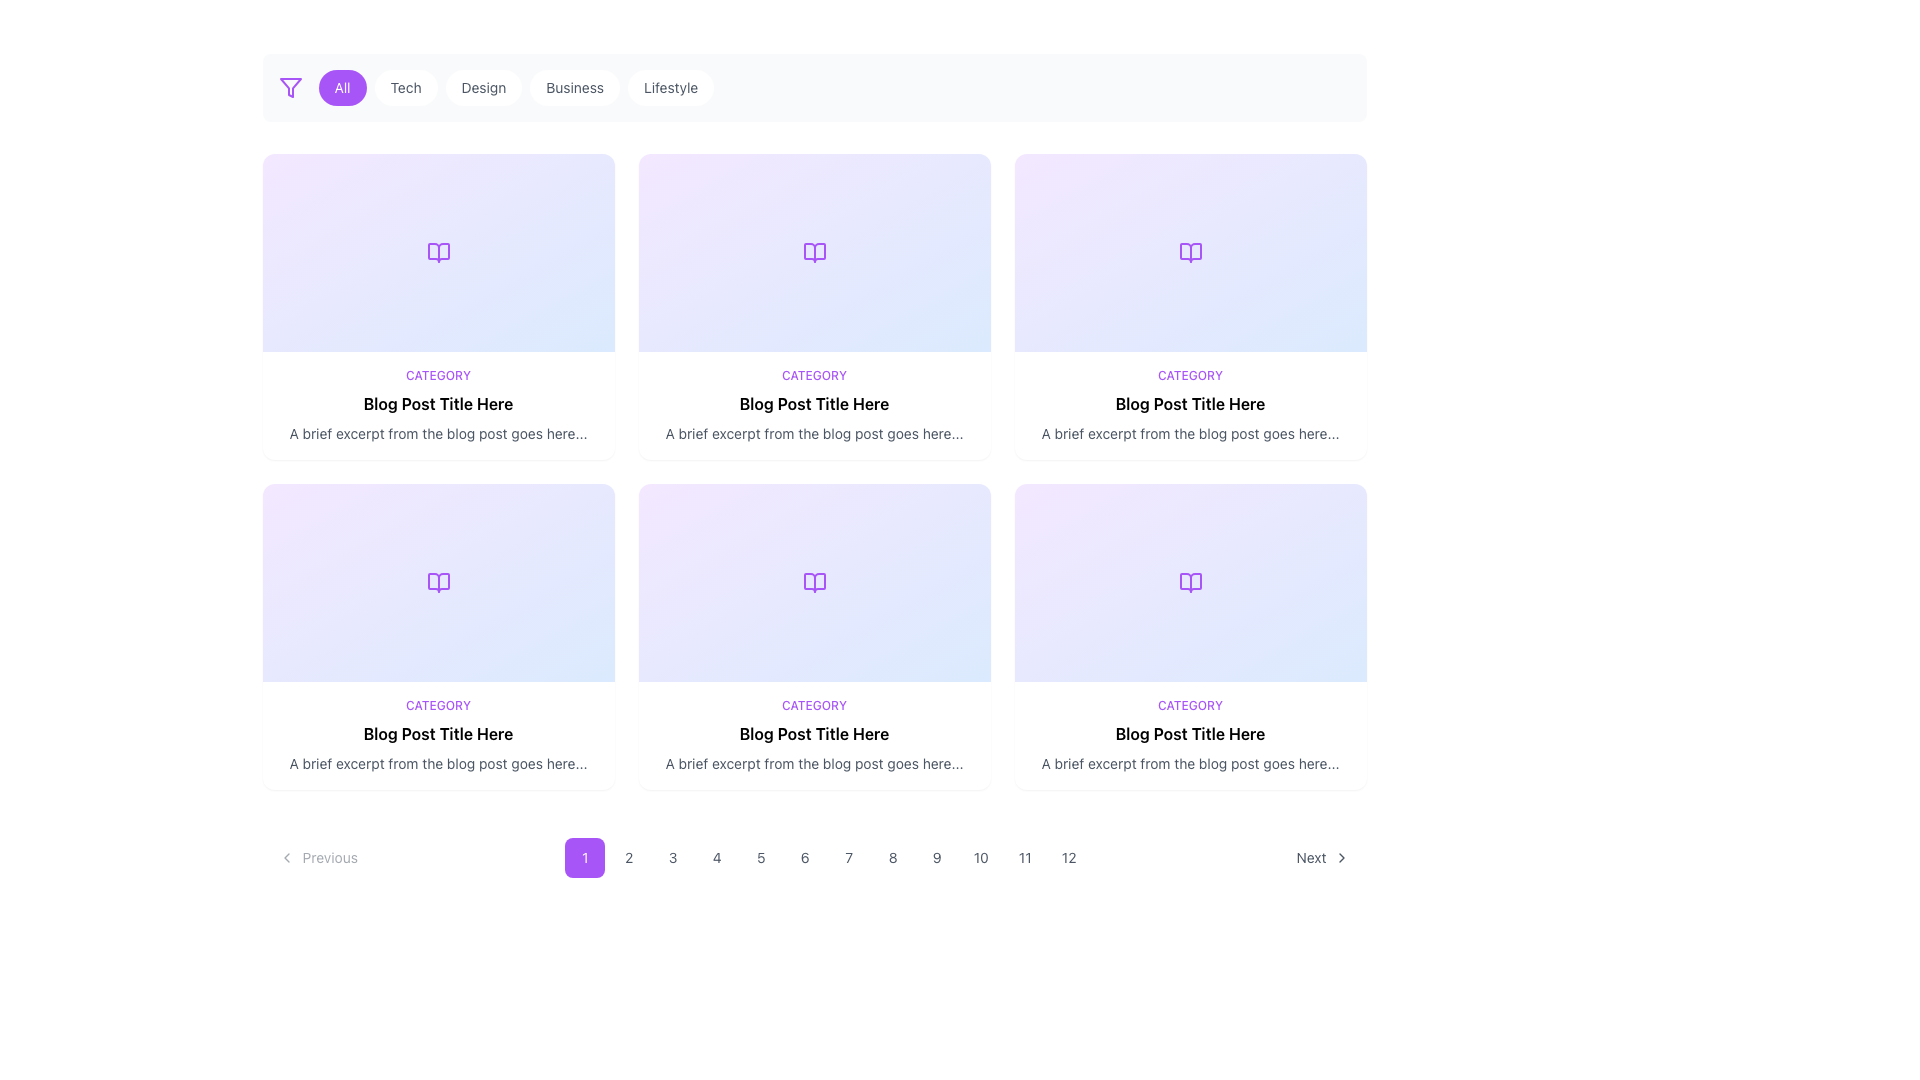  What do you see at coordinates (437, 252) in the screenshot?
I see `the decorative SVG icon representing a book, which is centrally located within the first card of the blog post grid layout` at bounding box center [437, 252].